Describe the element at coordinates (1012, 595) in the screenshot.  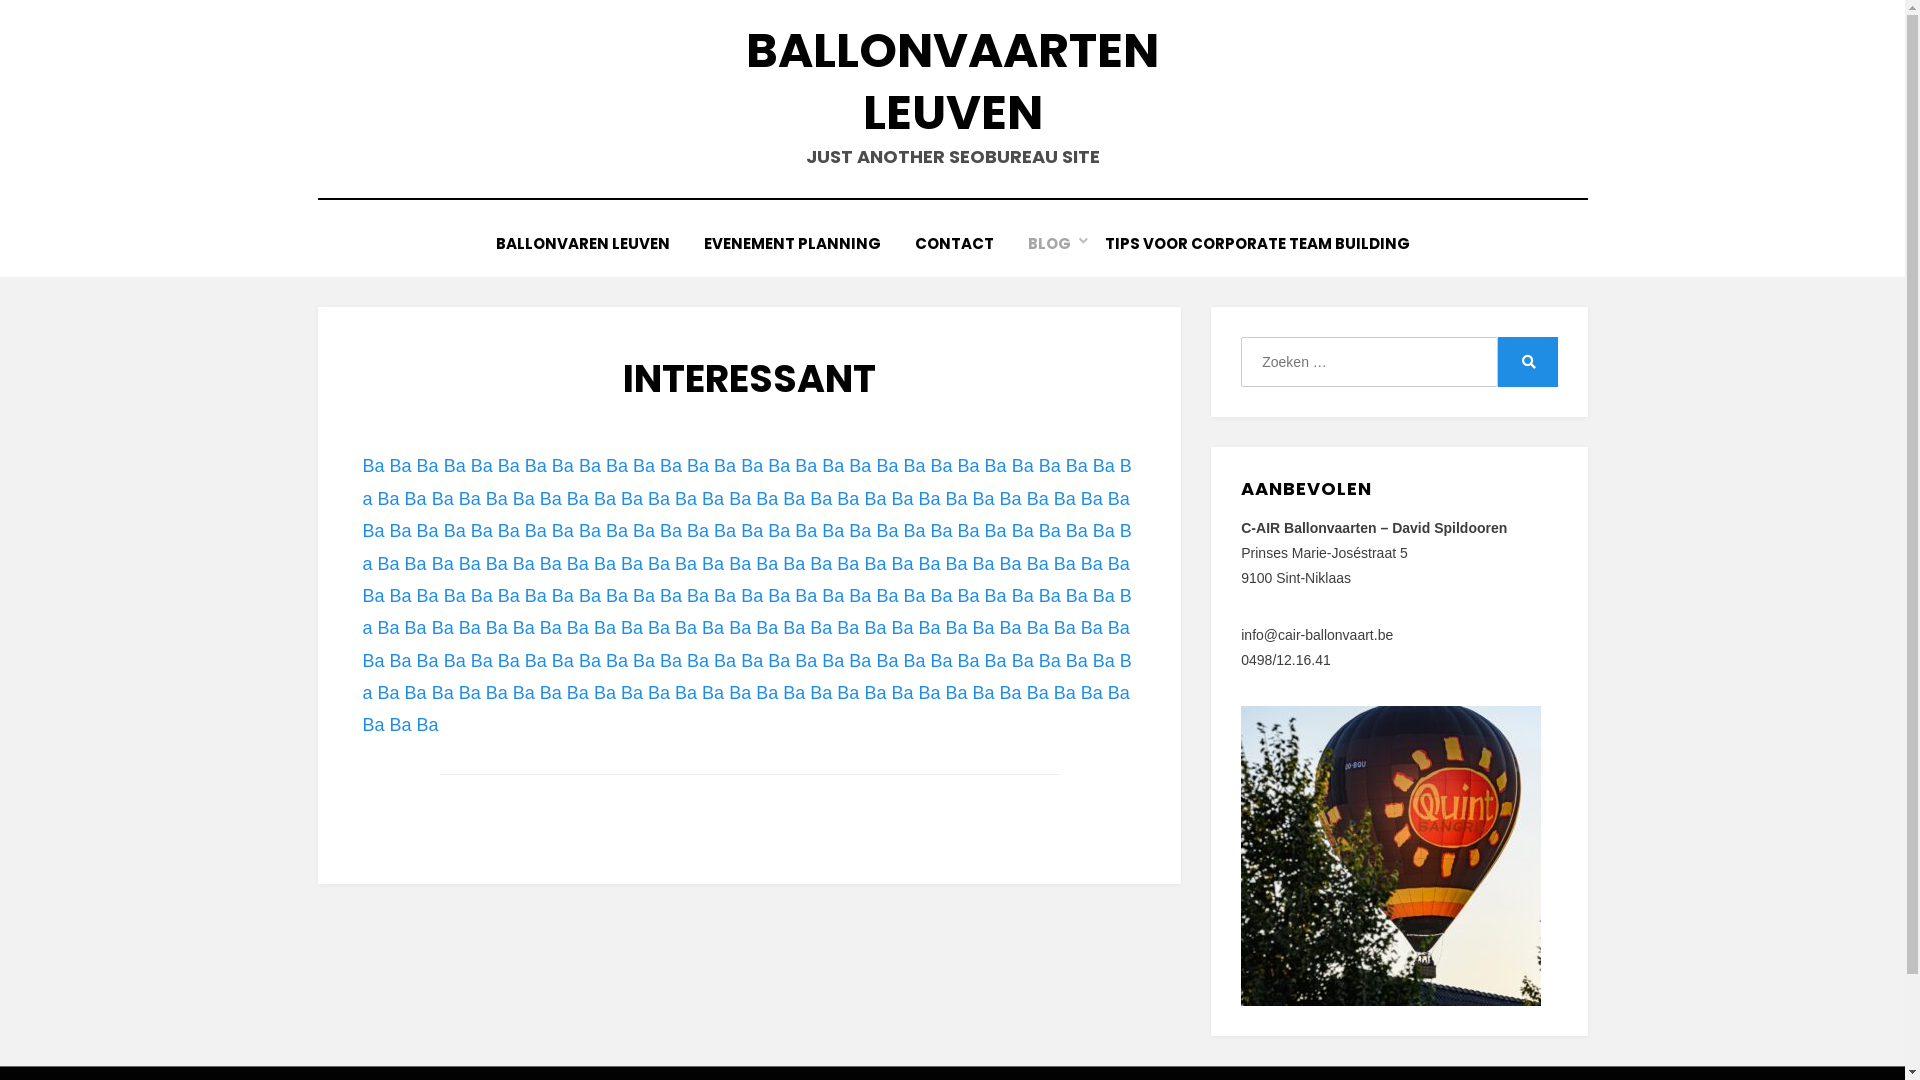
I see `'Ba'` at that location.